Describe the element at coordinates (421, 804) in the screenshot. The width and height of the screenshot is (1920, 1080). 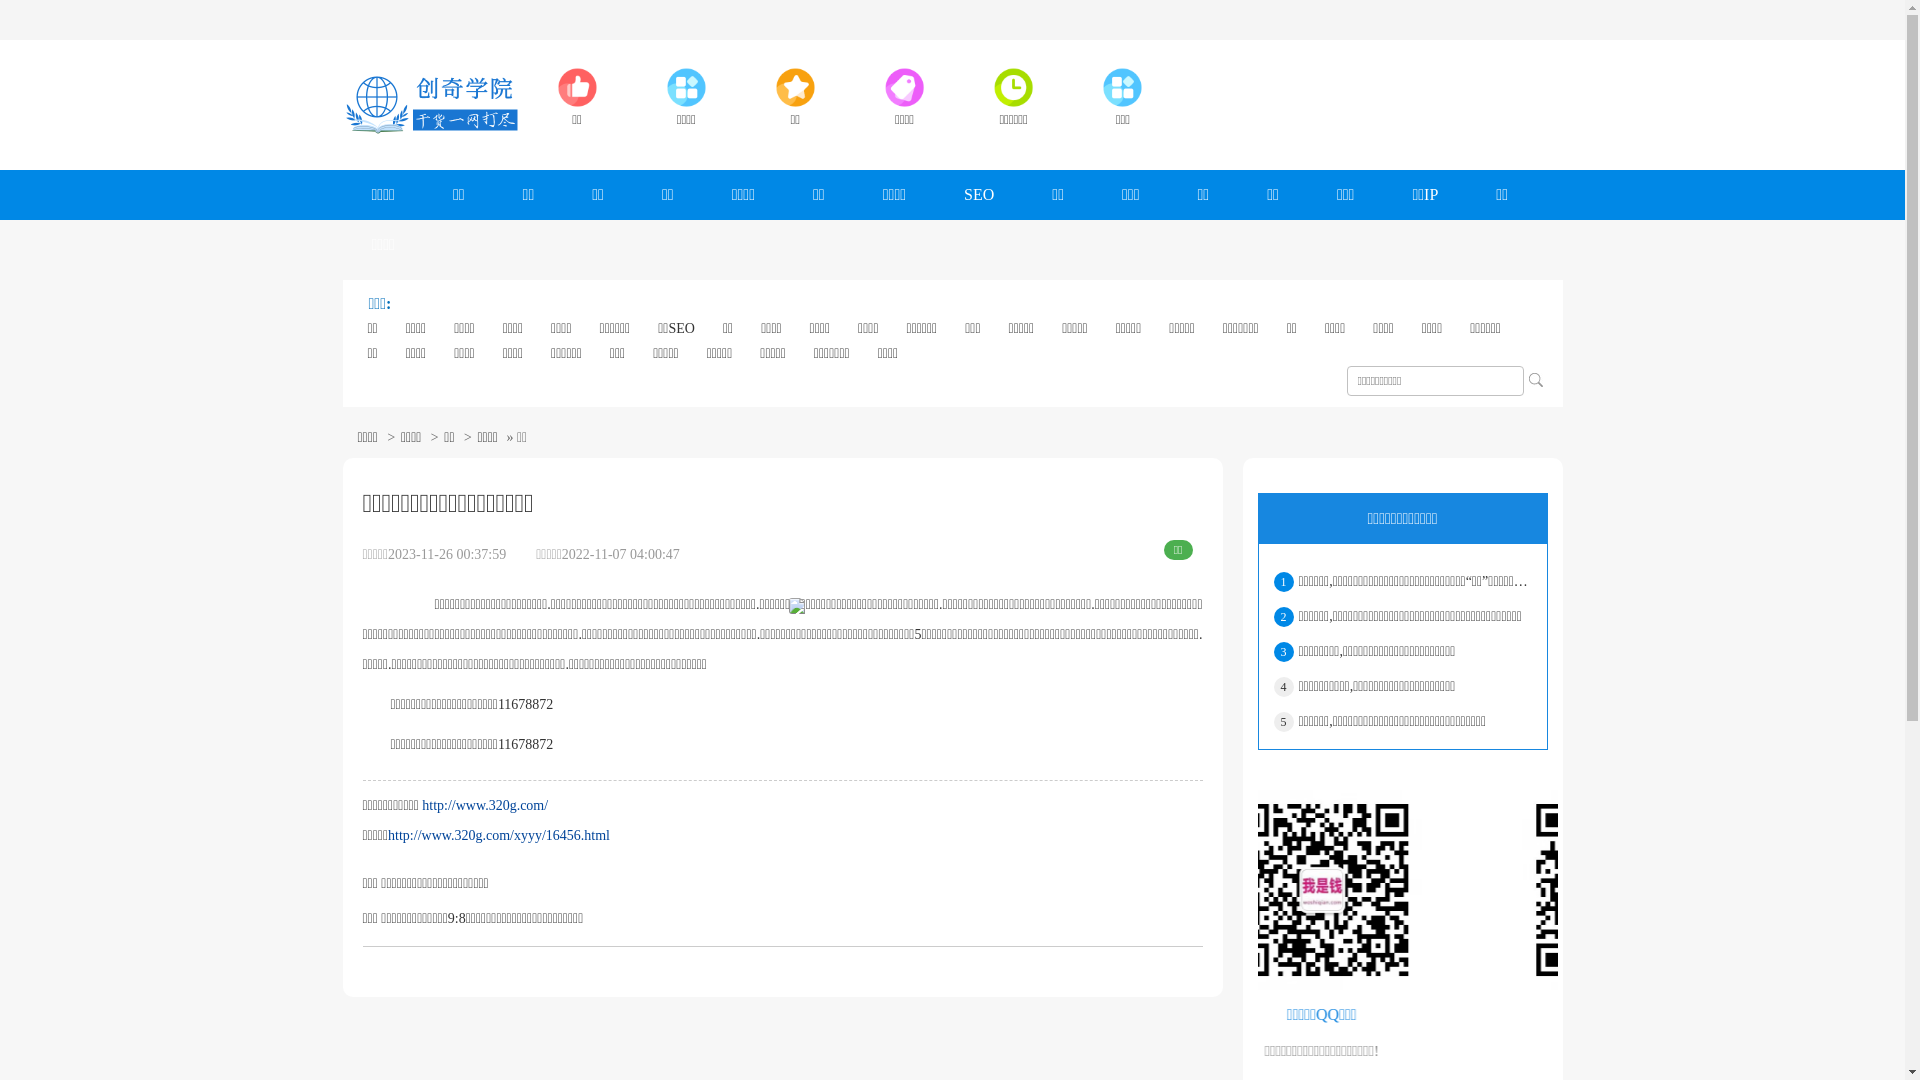
I see `'http://www.320g.com/'` at that location.